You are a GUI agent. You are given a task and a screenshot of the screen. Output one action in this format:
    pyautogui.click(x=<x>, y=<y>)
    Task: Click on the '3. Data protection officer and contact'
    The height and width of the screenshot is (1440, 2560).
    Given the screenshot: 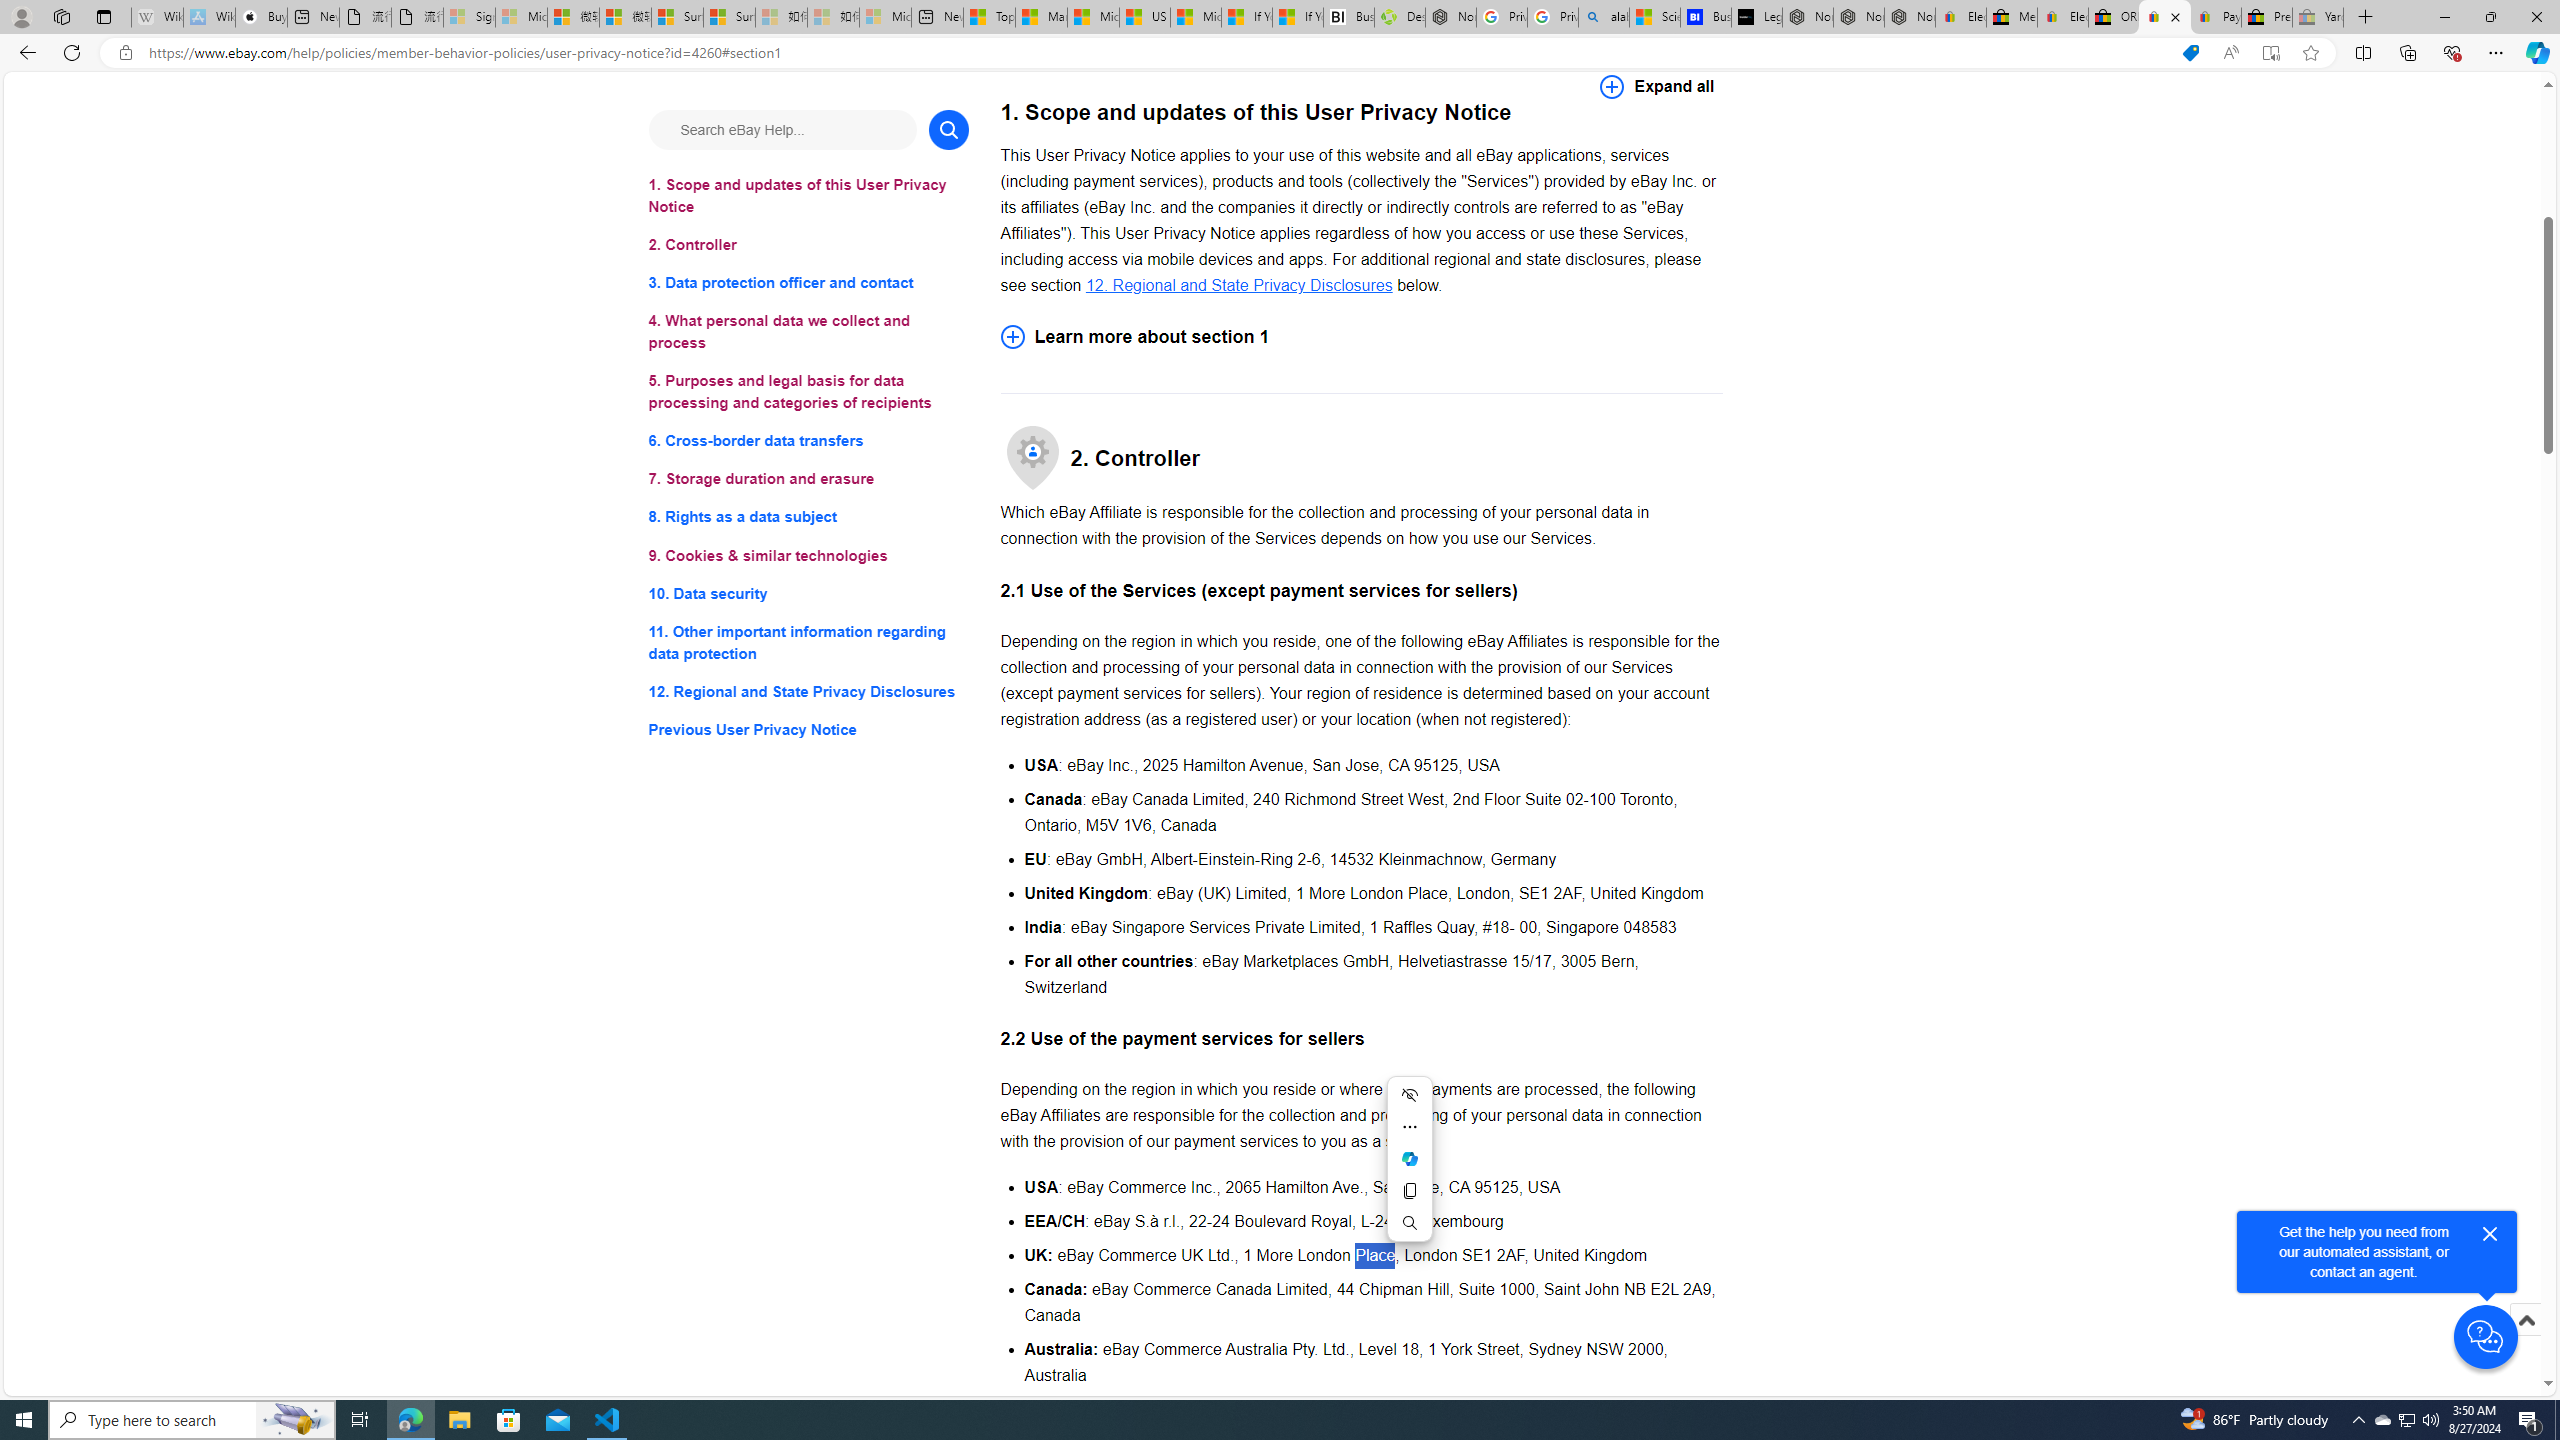 What is the action you would take?
    pyautogui.click(x=807, y=283)
    